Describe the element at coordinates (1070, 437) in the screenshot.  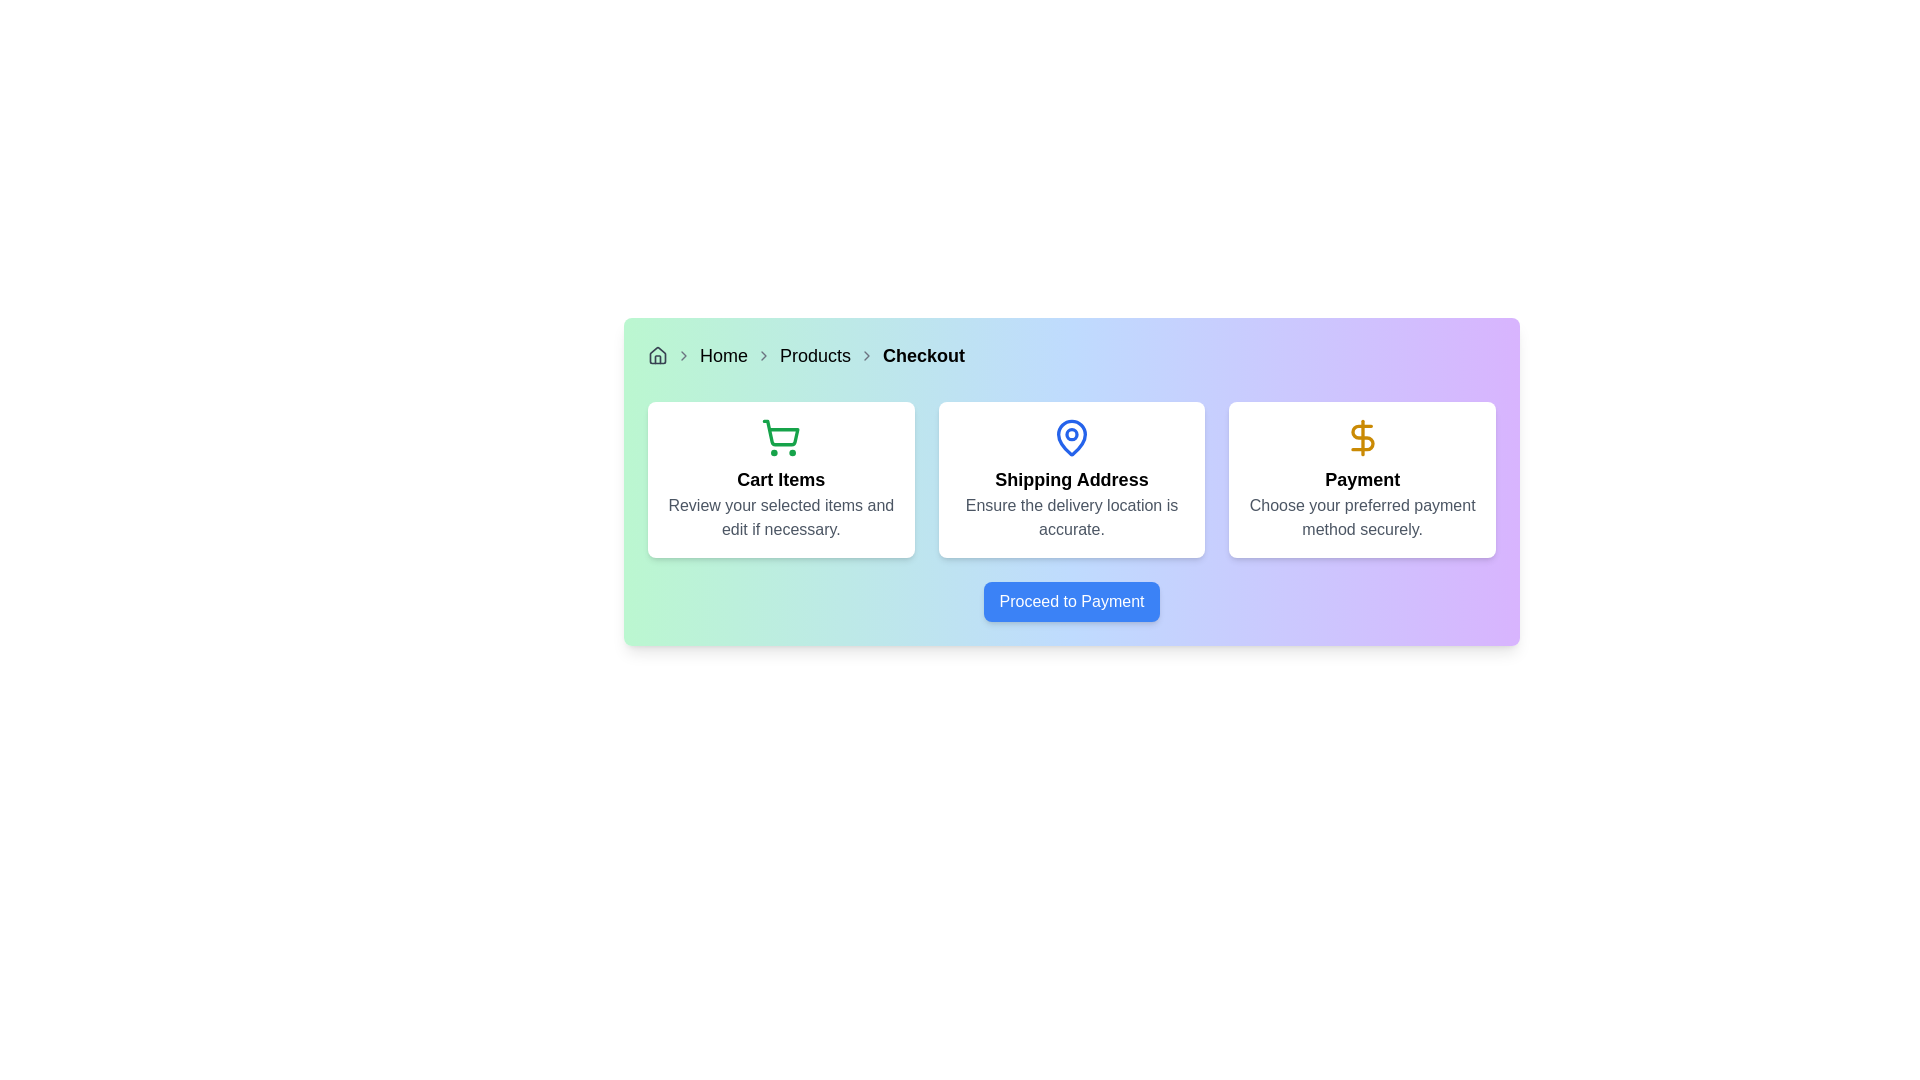
I see `the blue map pin icon, which is the left component of the 'Shipping Address' card located at the center of the interface` at that location.